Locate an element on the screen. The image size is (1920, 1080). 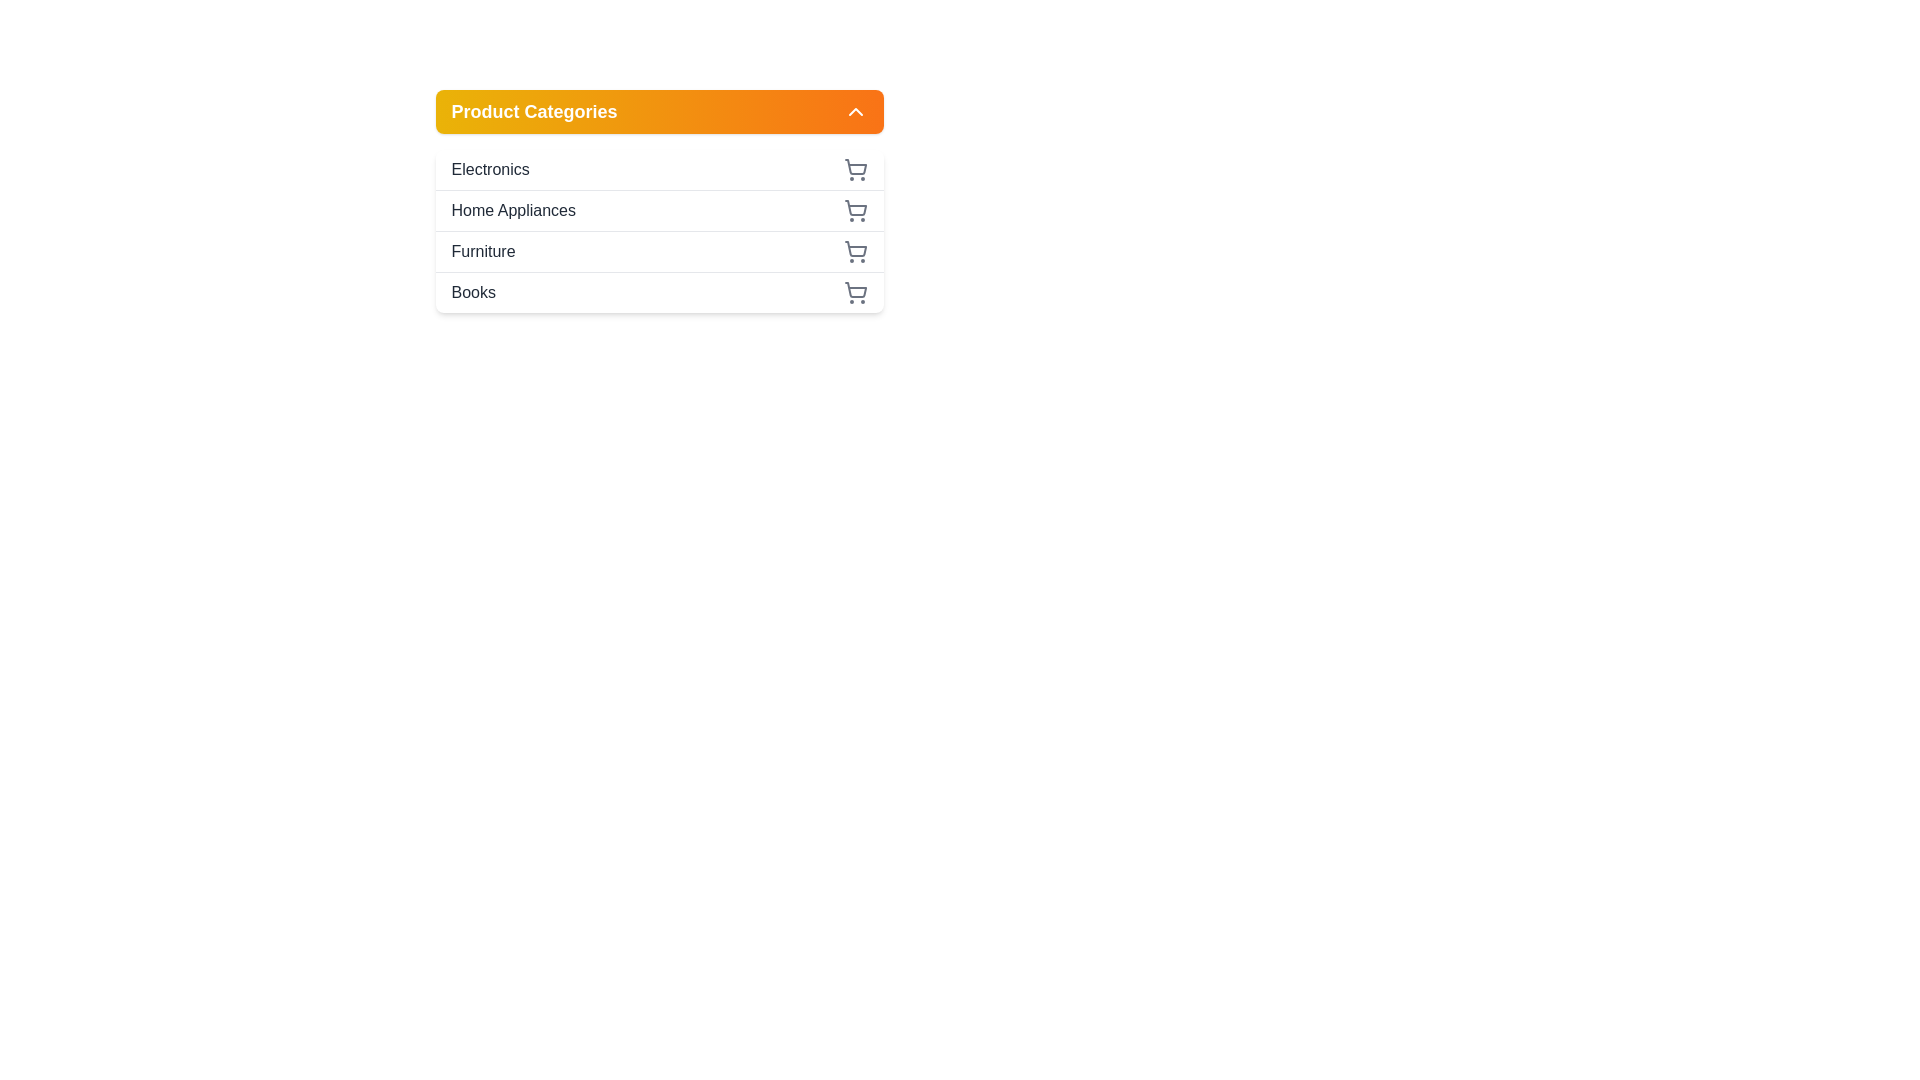
the shopping cart icon in the rightmost section of the 'Home Appliances' row, which is the second row from the top in a vertical list layout is located at coordinates (855, 211).